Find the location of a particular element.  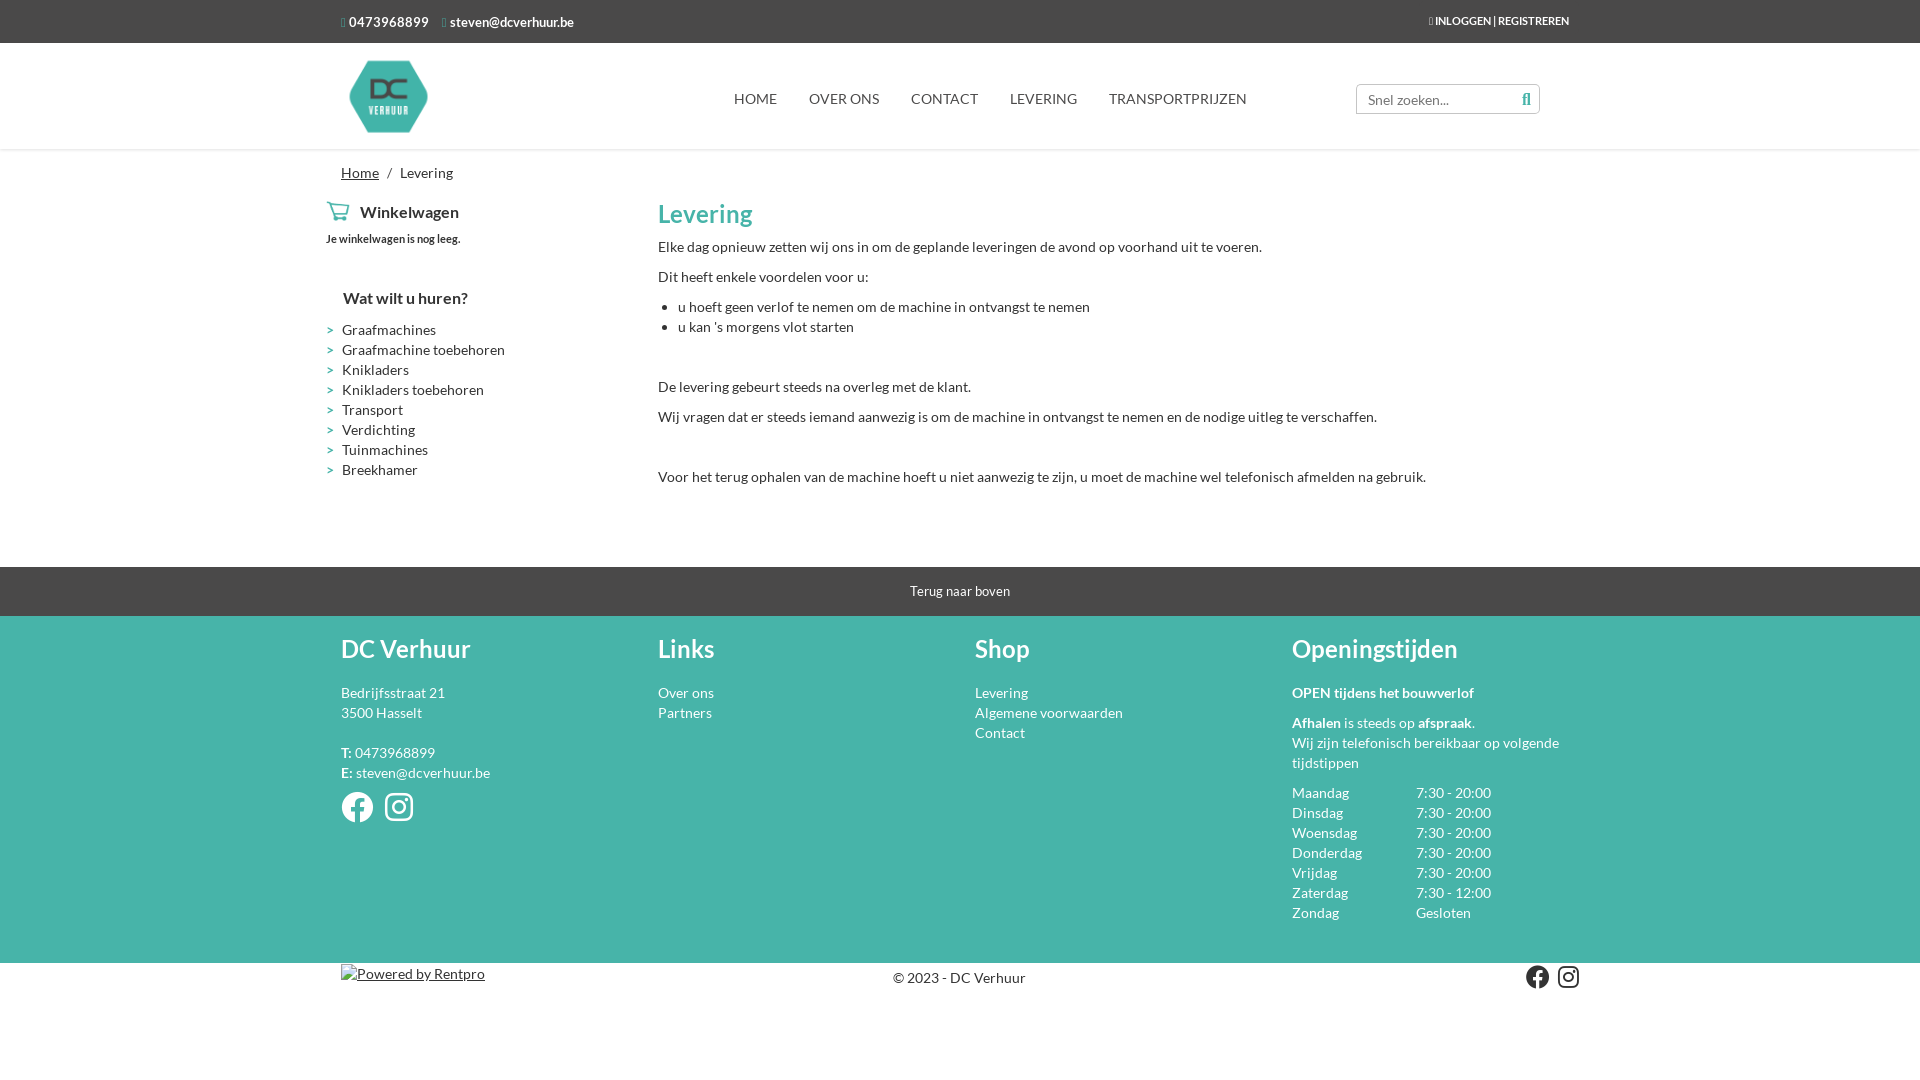

'Knikladers' is located at coordinates (375, 369).